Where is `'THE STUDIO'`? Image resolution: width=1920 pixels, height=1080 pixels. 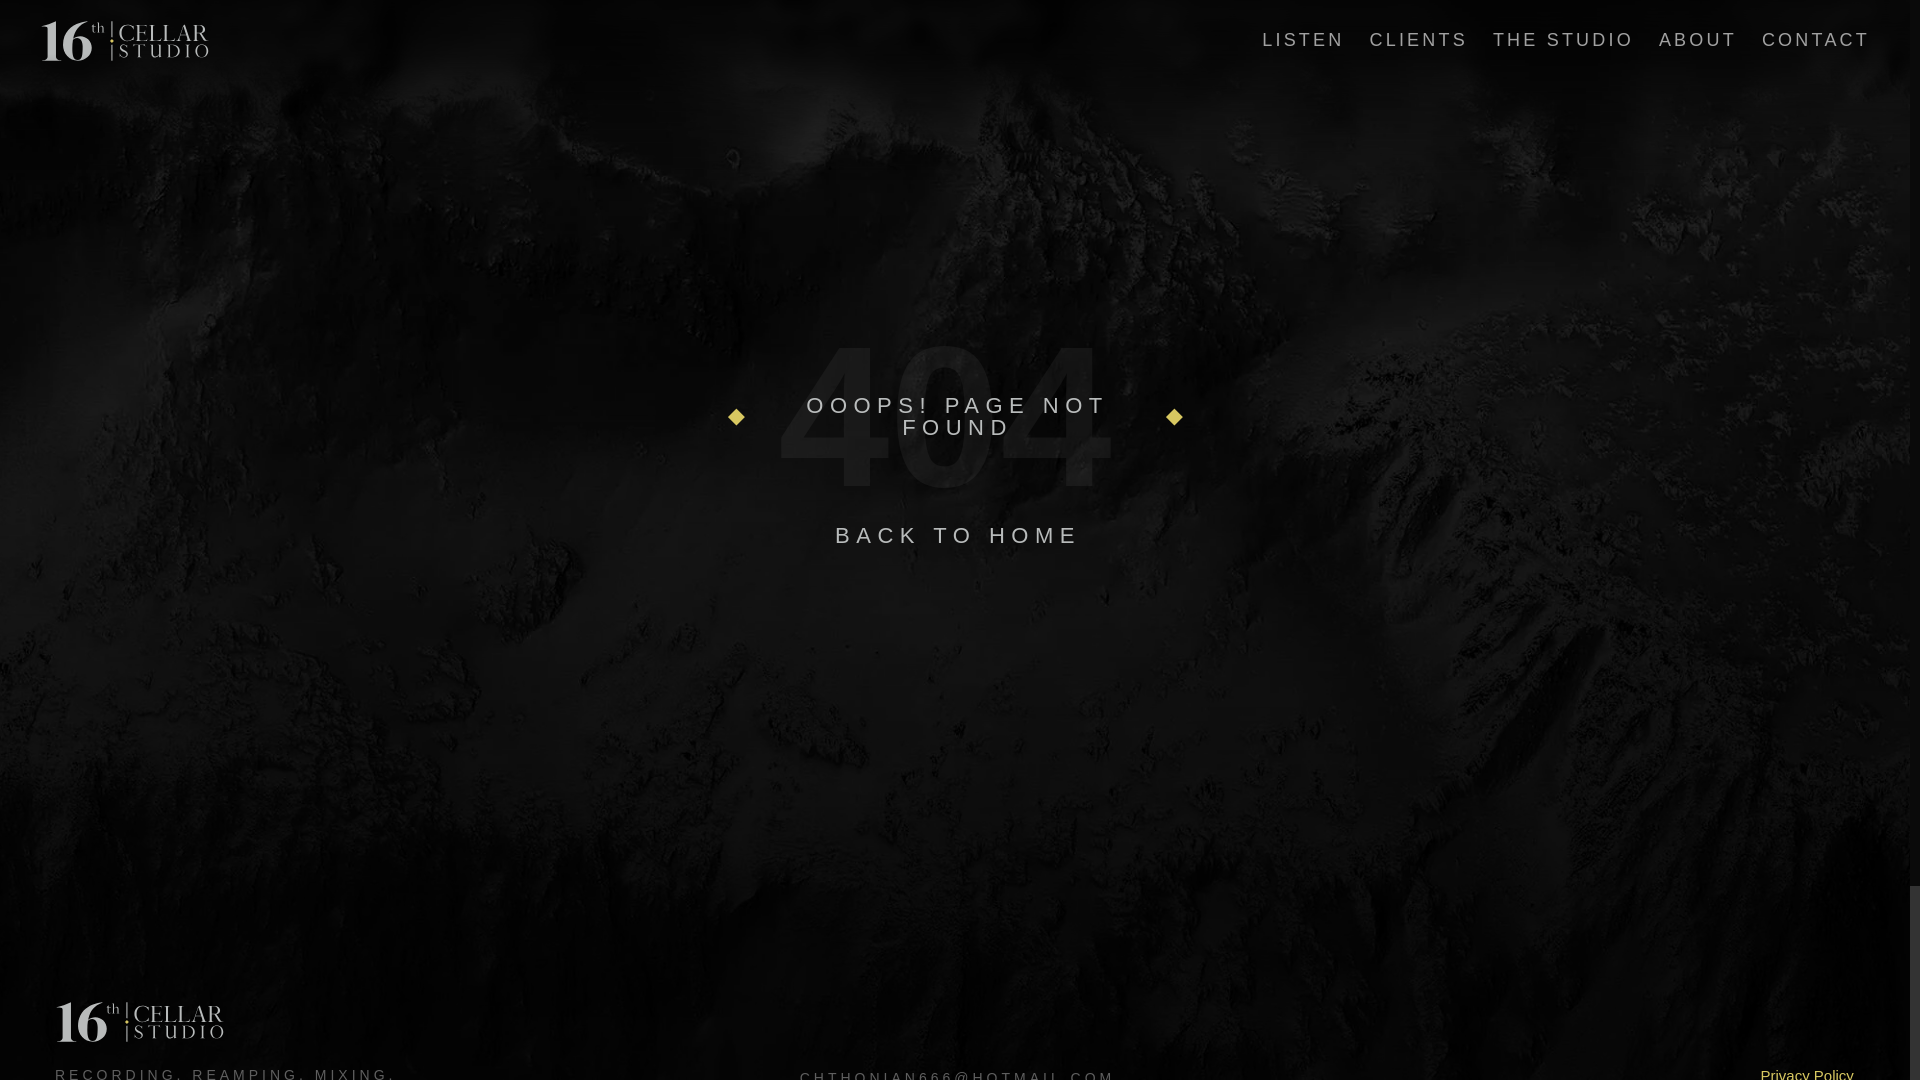
'THE STUDIO' is located at coordinates (1562, 39).